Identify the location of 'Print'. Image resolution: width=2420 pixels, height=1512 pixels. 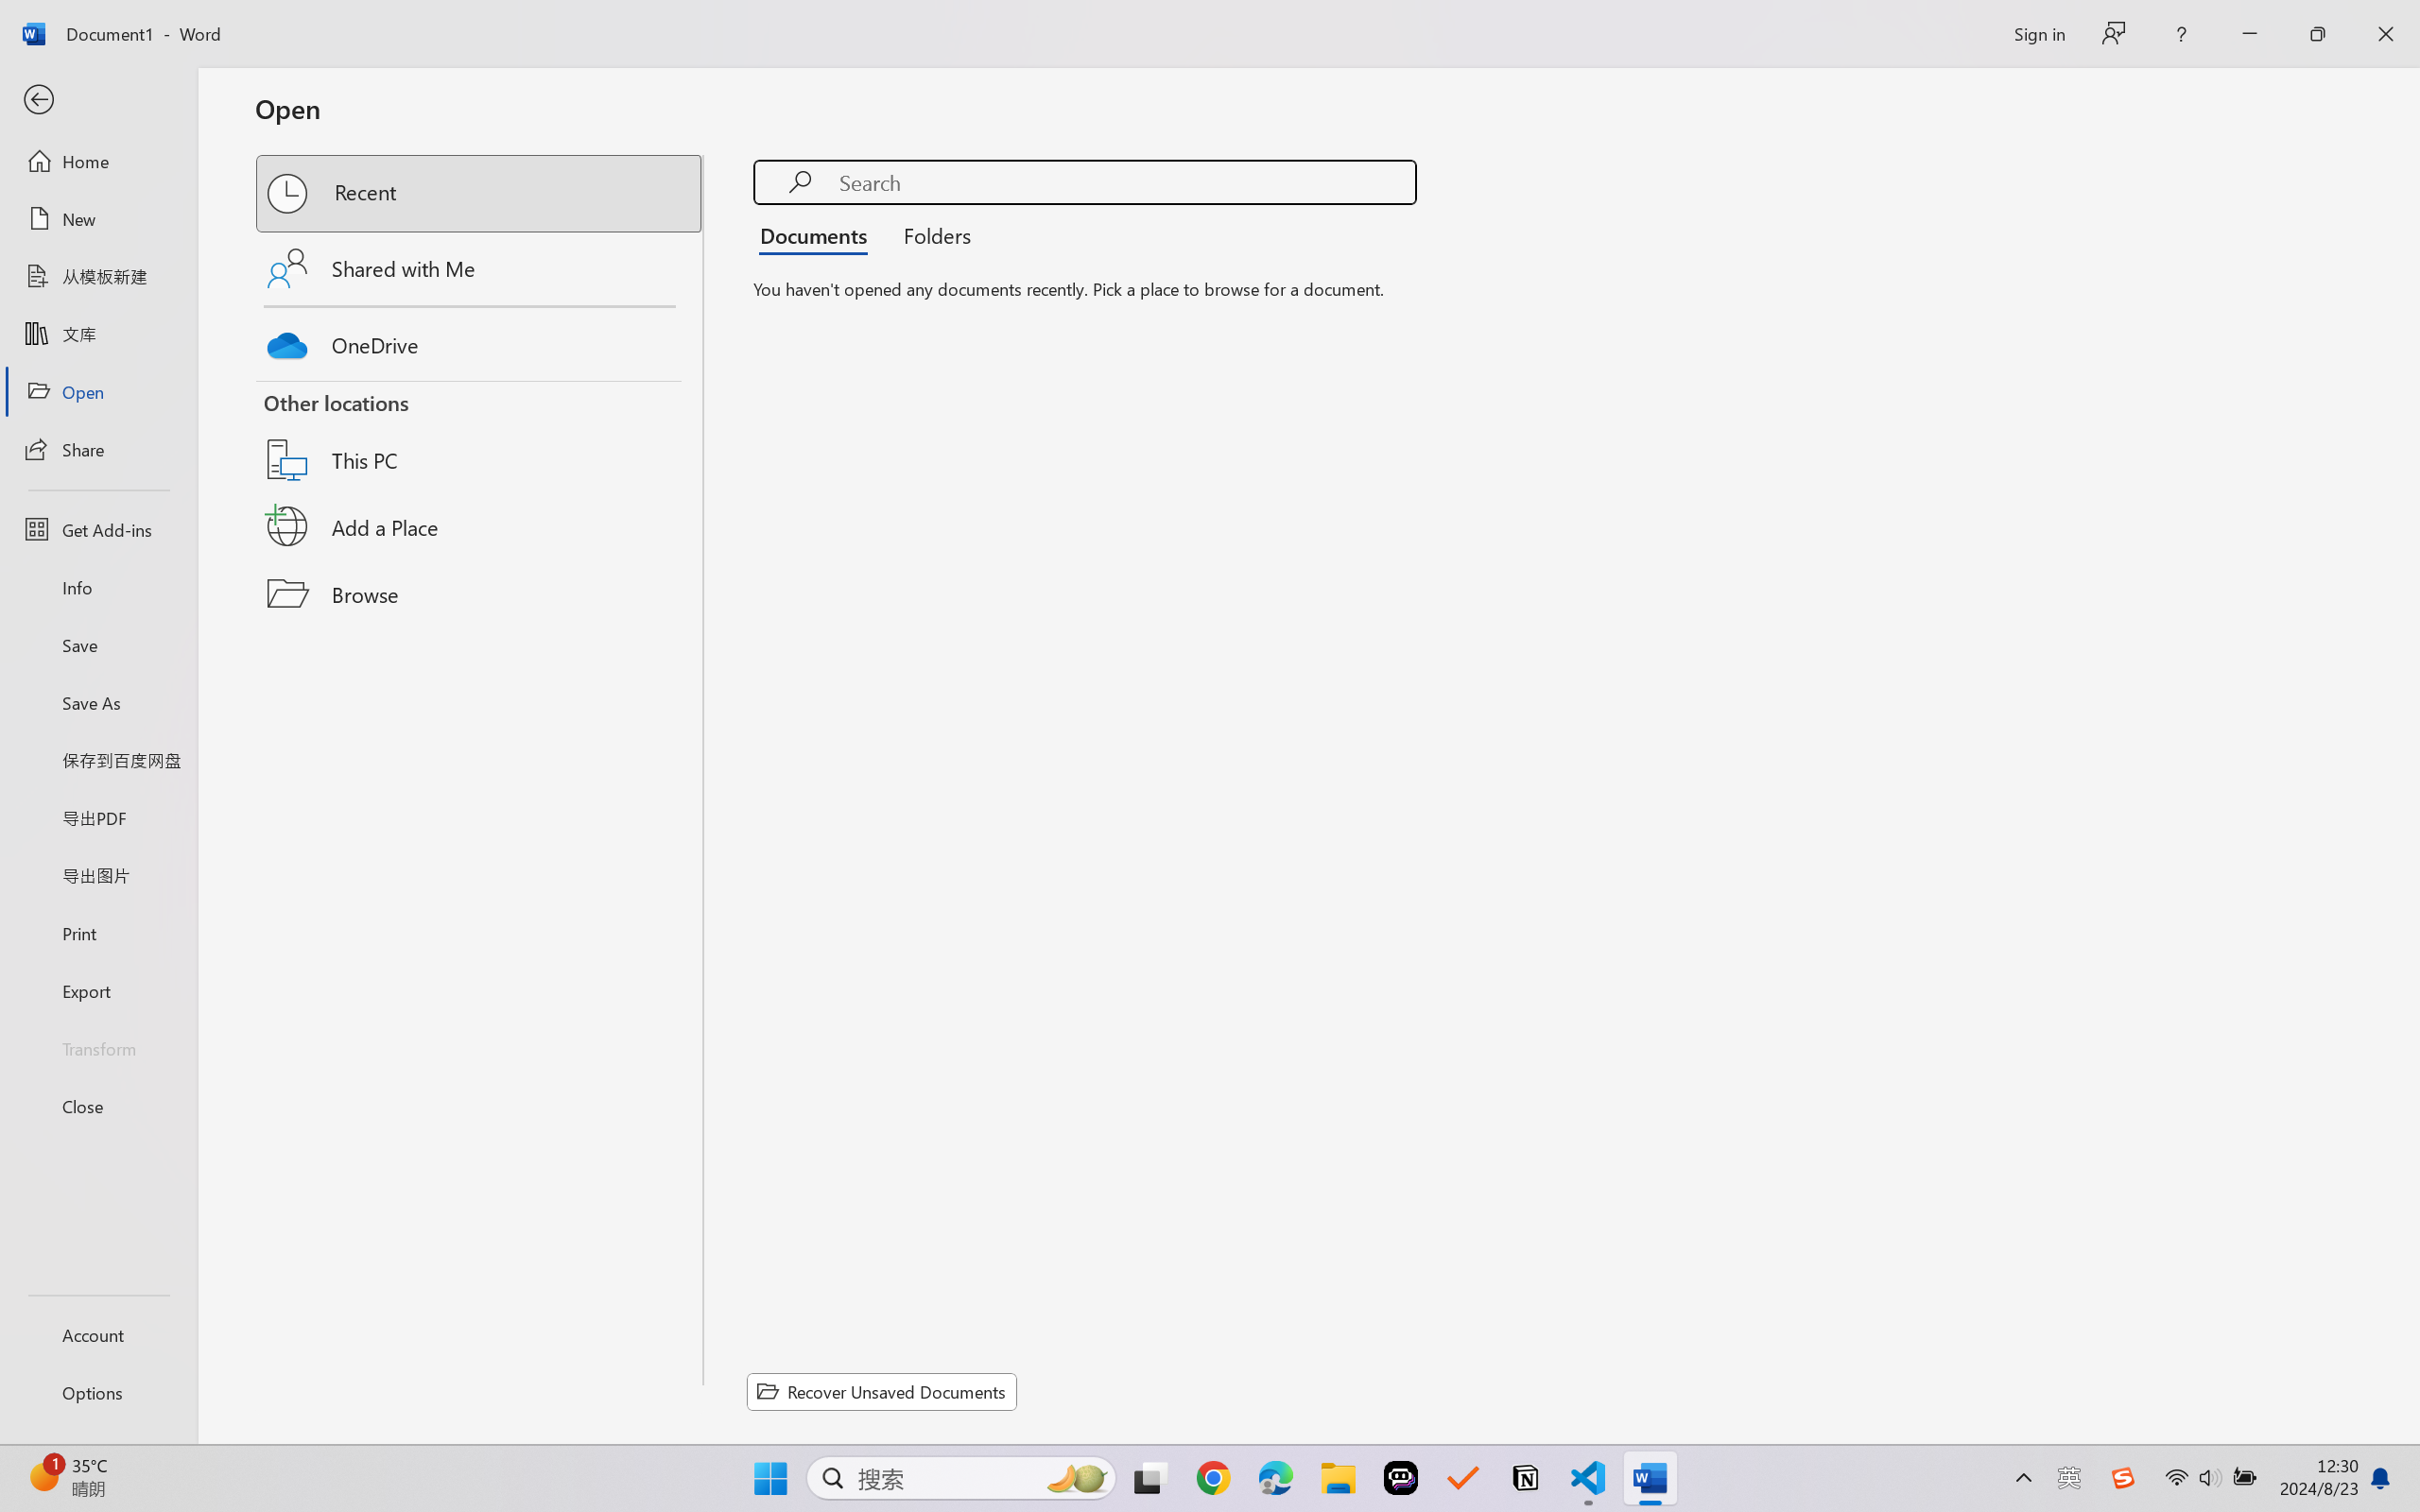
(97, 933).